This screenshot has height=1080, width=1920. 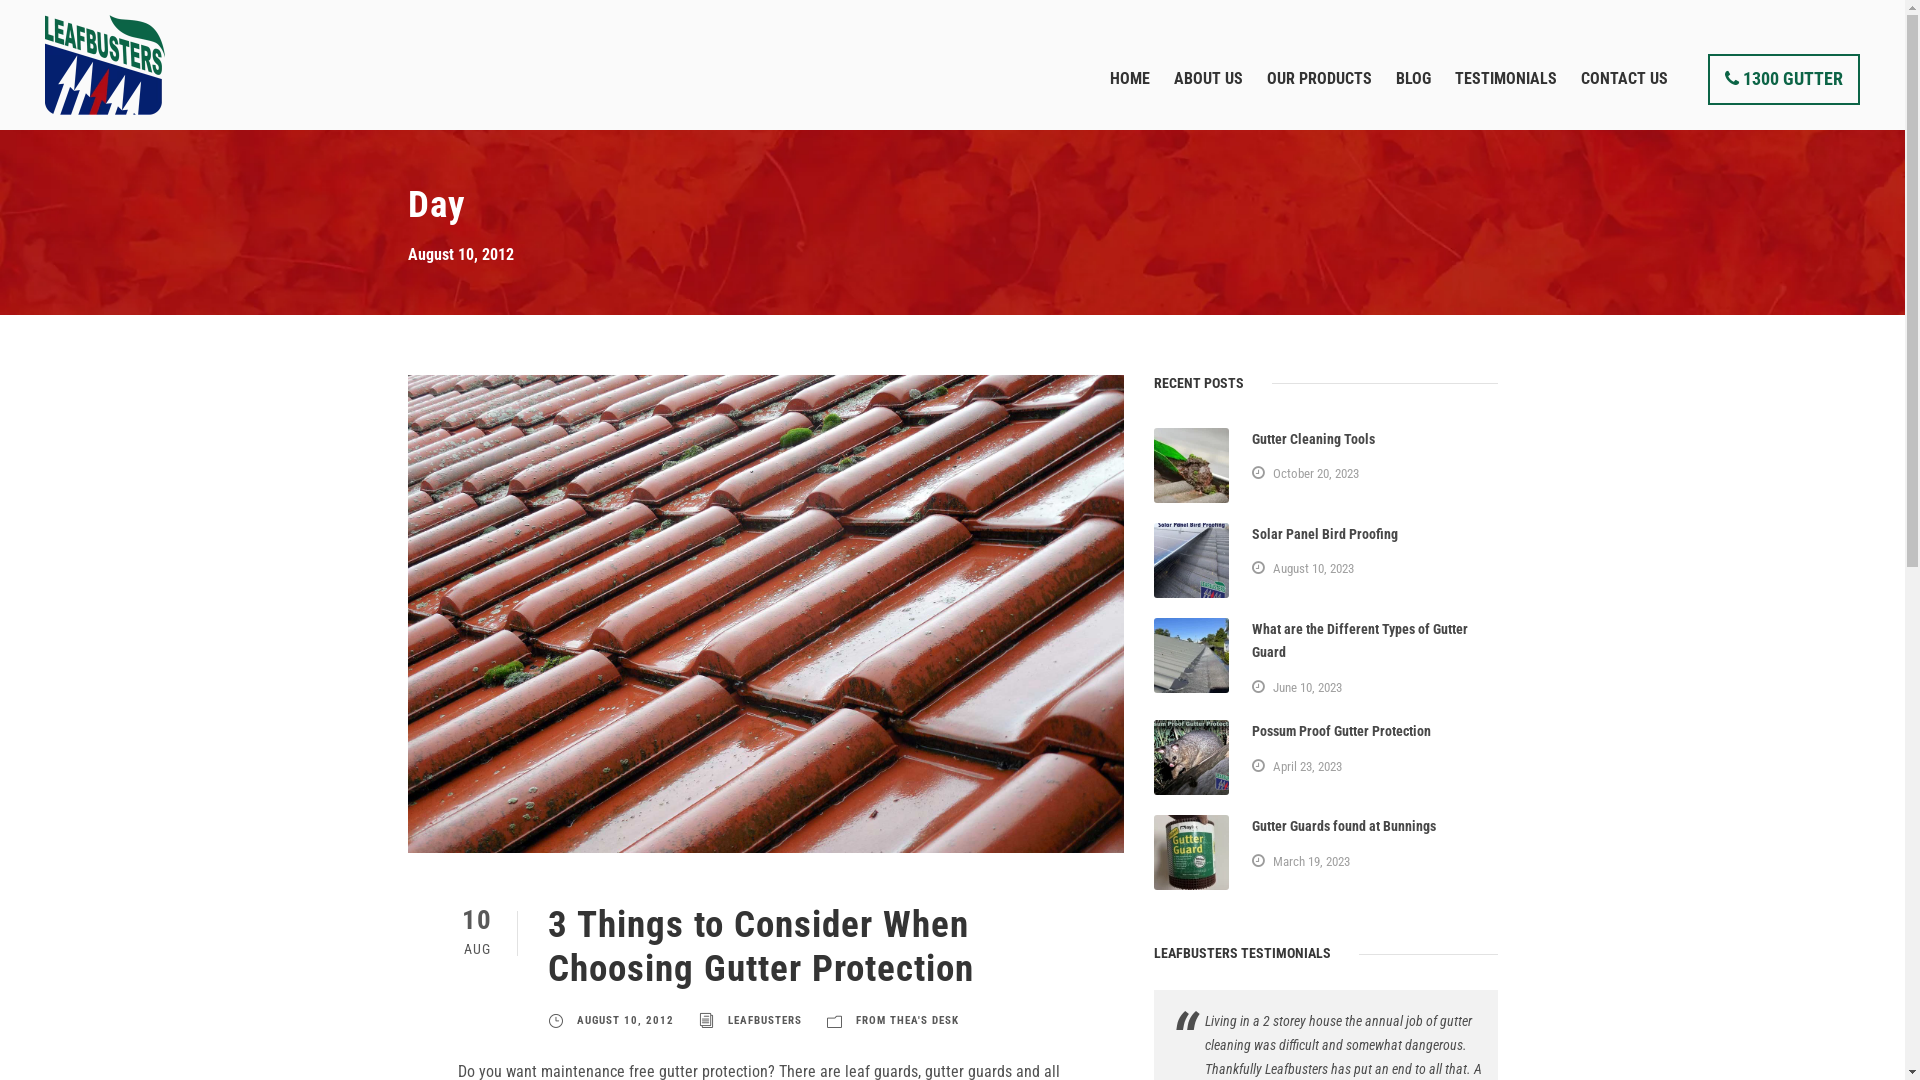 What do you see at coordinates (1359, 640) in the screenshot?
I see `'What are the Different Types of Gutter Guard'` at bounding box center [1359, 640].